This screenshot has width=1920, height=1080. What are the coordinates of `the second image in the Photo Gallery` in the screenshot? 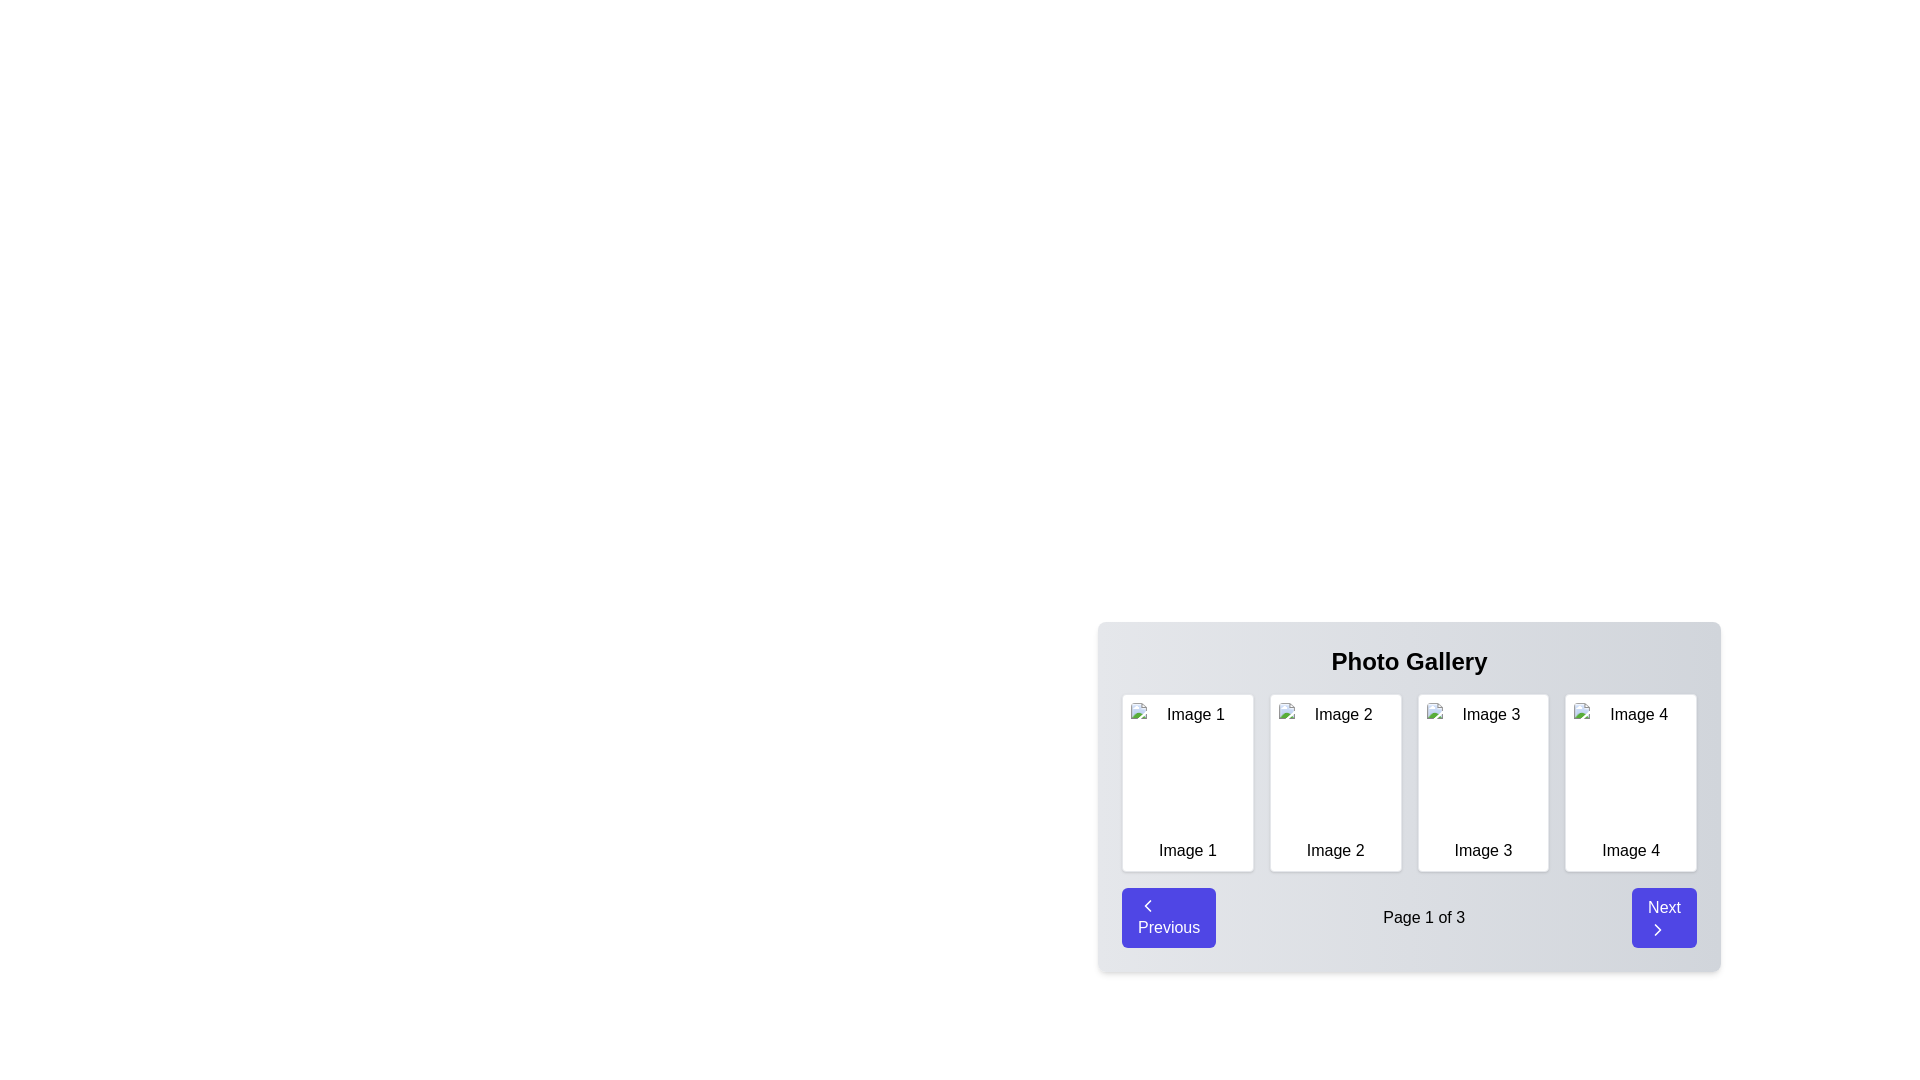 It's located at (1335, 766).